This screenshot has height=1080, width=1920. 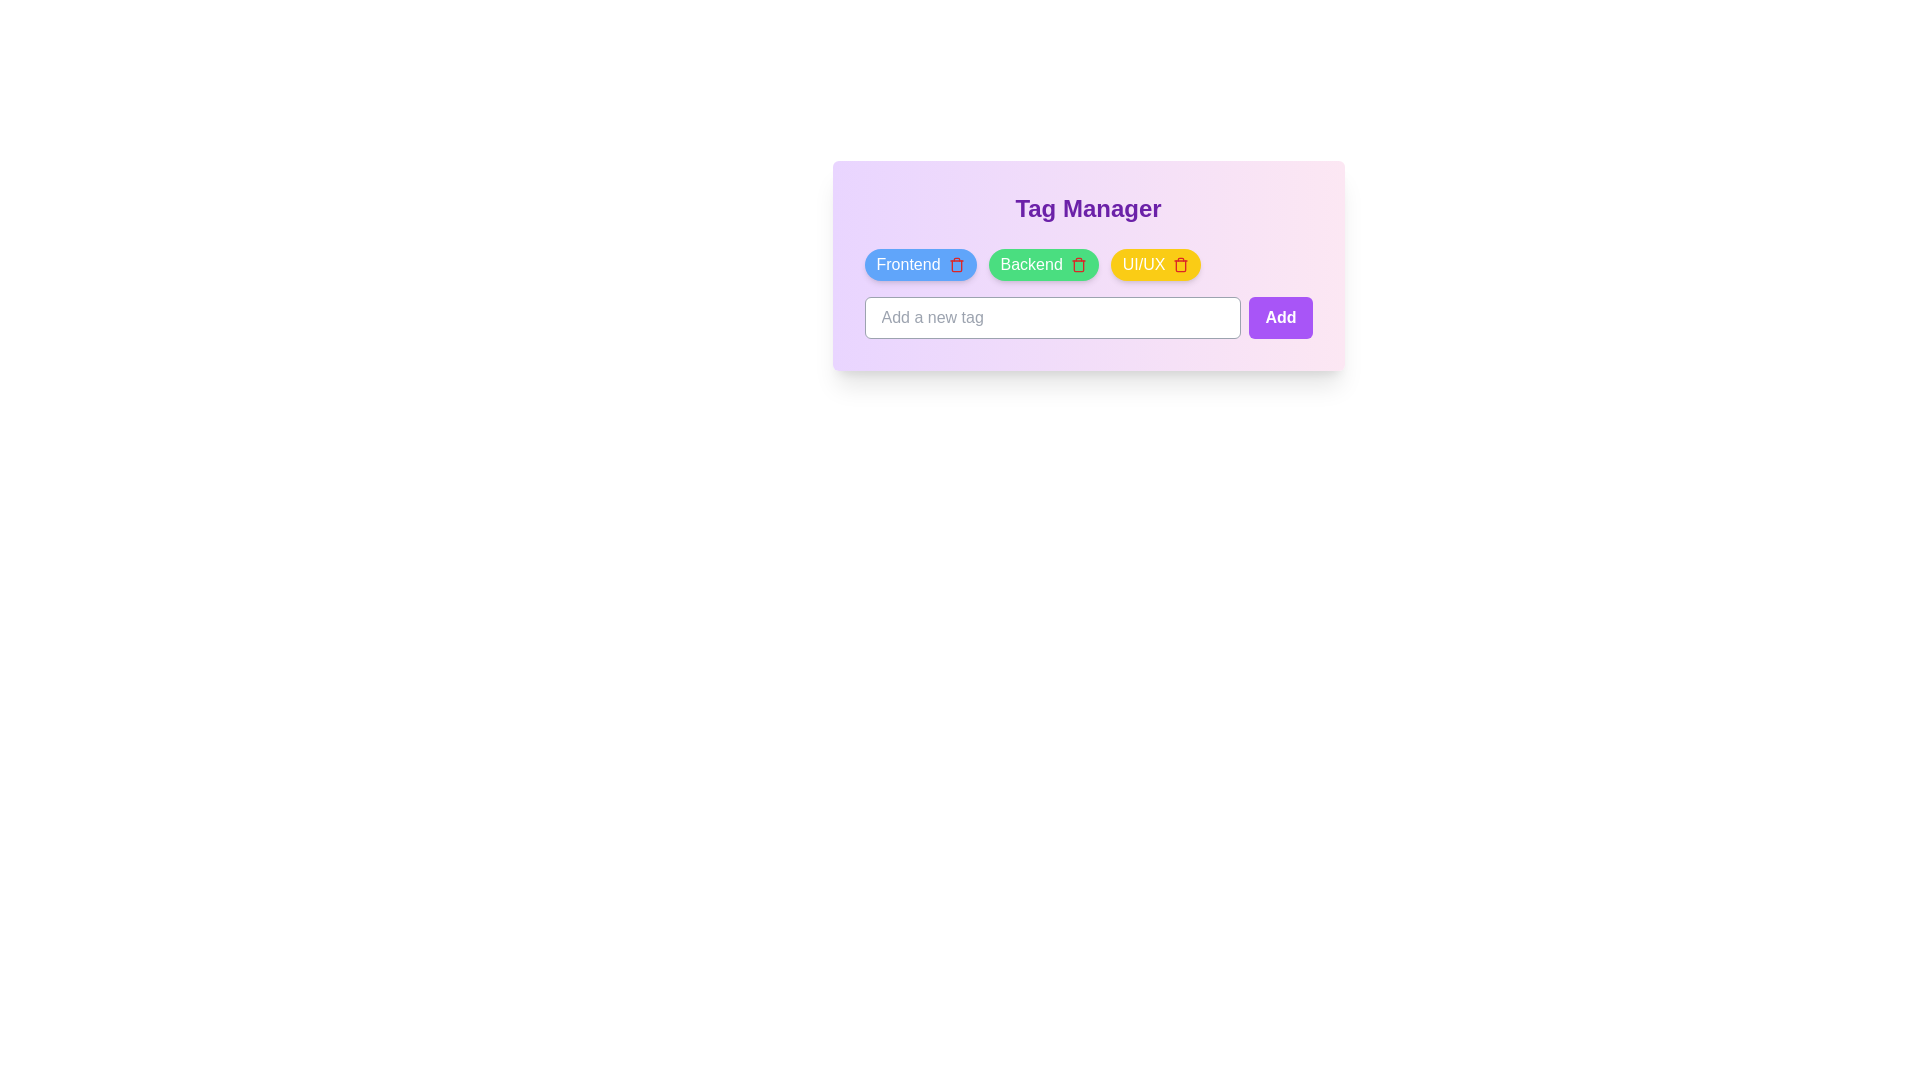 What do you see at coordinates (1077, 264) in the screenshot?
I see `the trash icon of the tag named Backend to delete it` at bounding box center [1077, 264].